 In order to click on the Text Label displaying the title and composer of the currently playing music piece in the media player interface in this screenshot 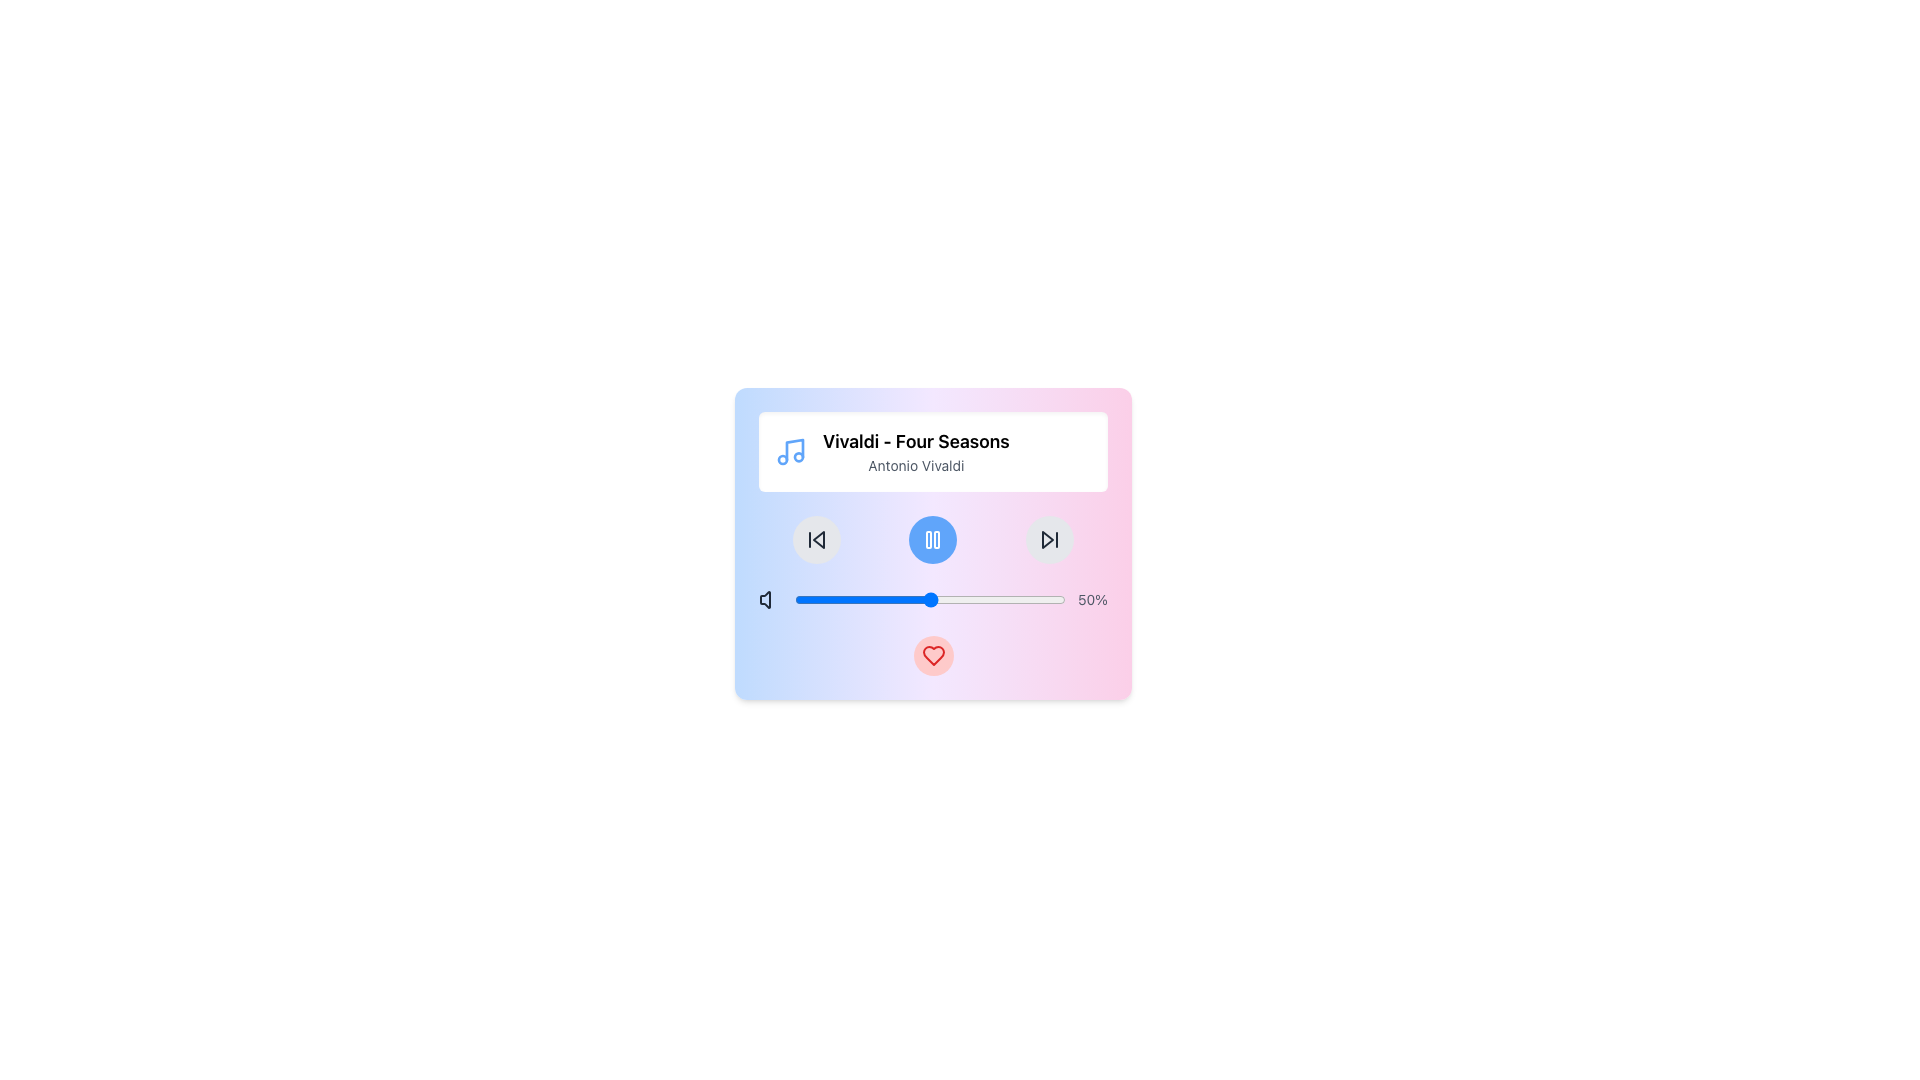, I will do `click(915, 451)`.